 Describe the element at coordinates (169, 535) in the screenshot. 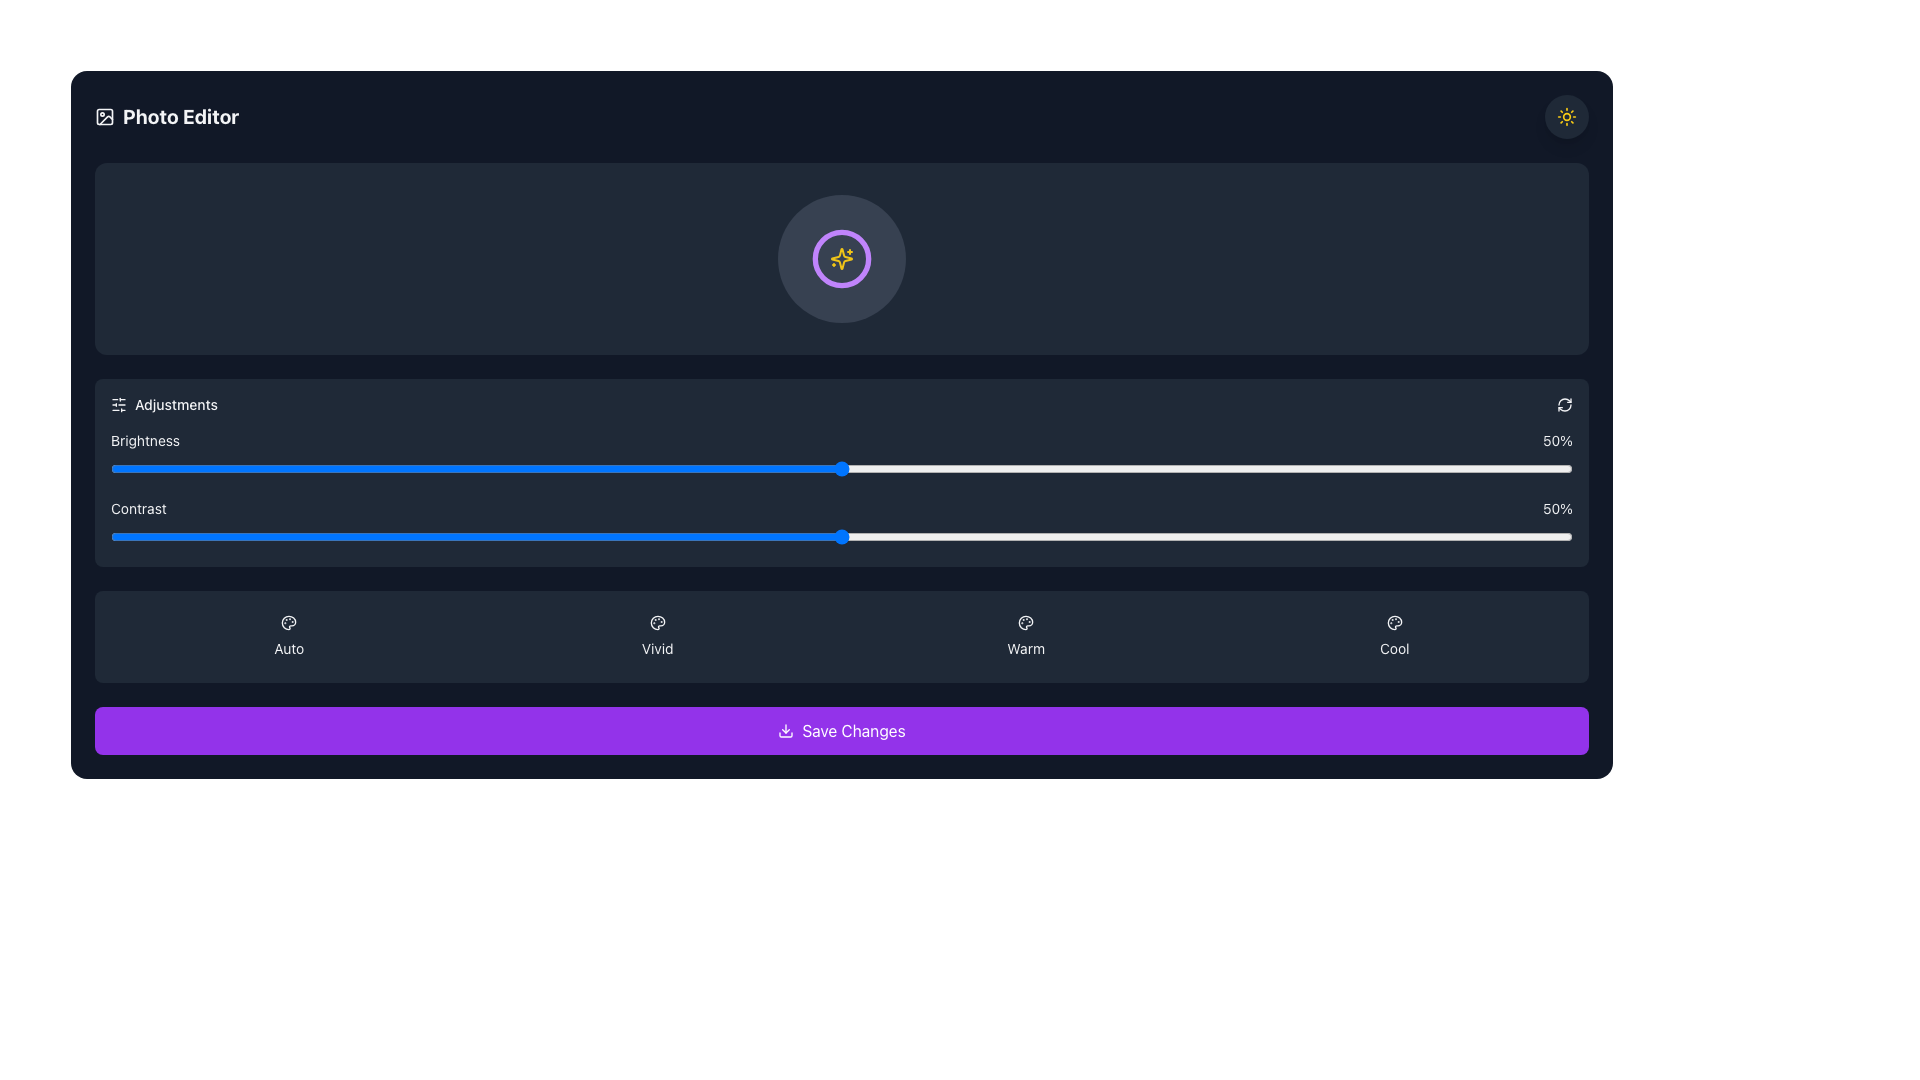

I see `contrast` at that location.